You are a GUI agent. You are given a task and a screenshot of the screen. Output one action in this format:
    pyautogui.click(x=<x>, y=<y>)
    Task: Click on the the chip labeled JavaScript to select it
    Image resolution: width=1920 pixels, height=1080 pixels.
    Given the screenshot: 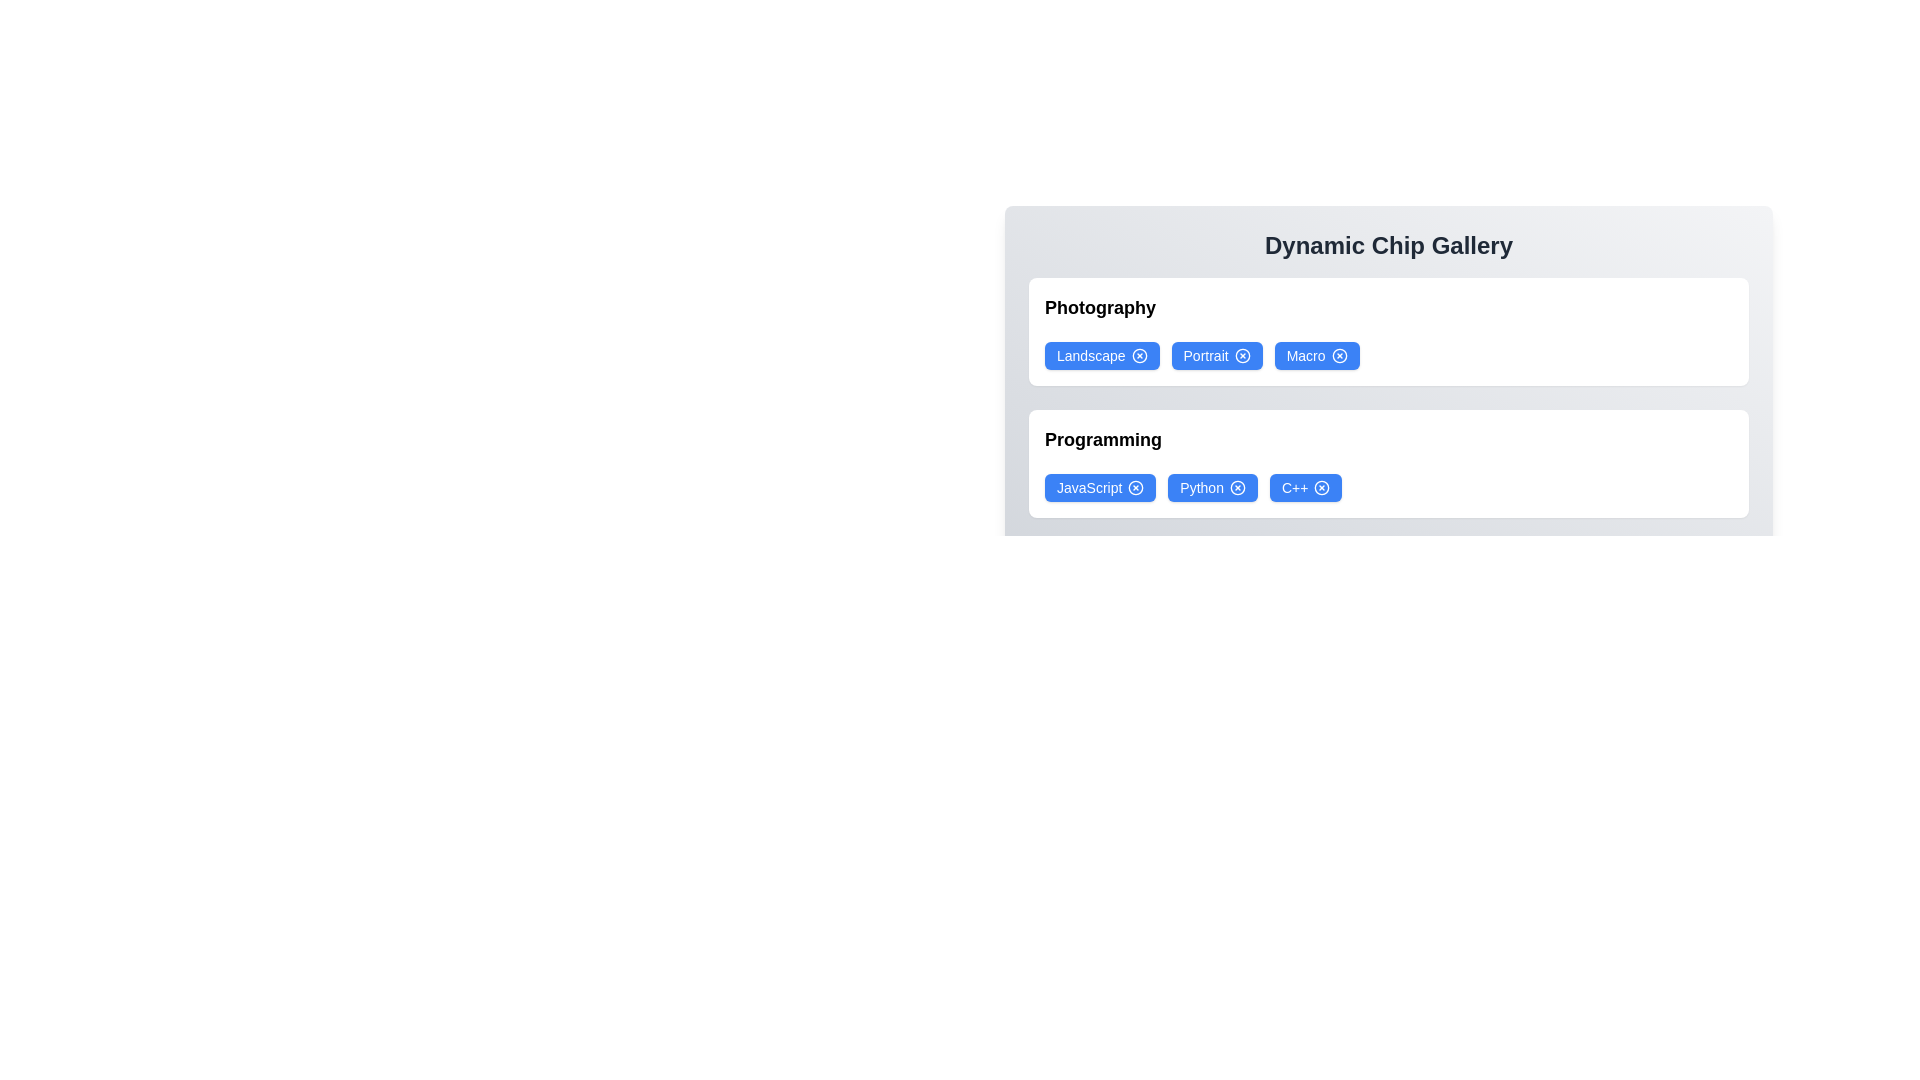 What is the action you would take?
    pyautogui.click(x=1098, y=488)
    